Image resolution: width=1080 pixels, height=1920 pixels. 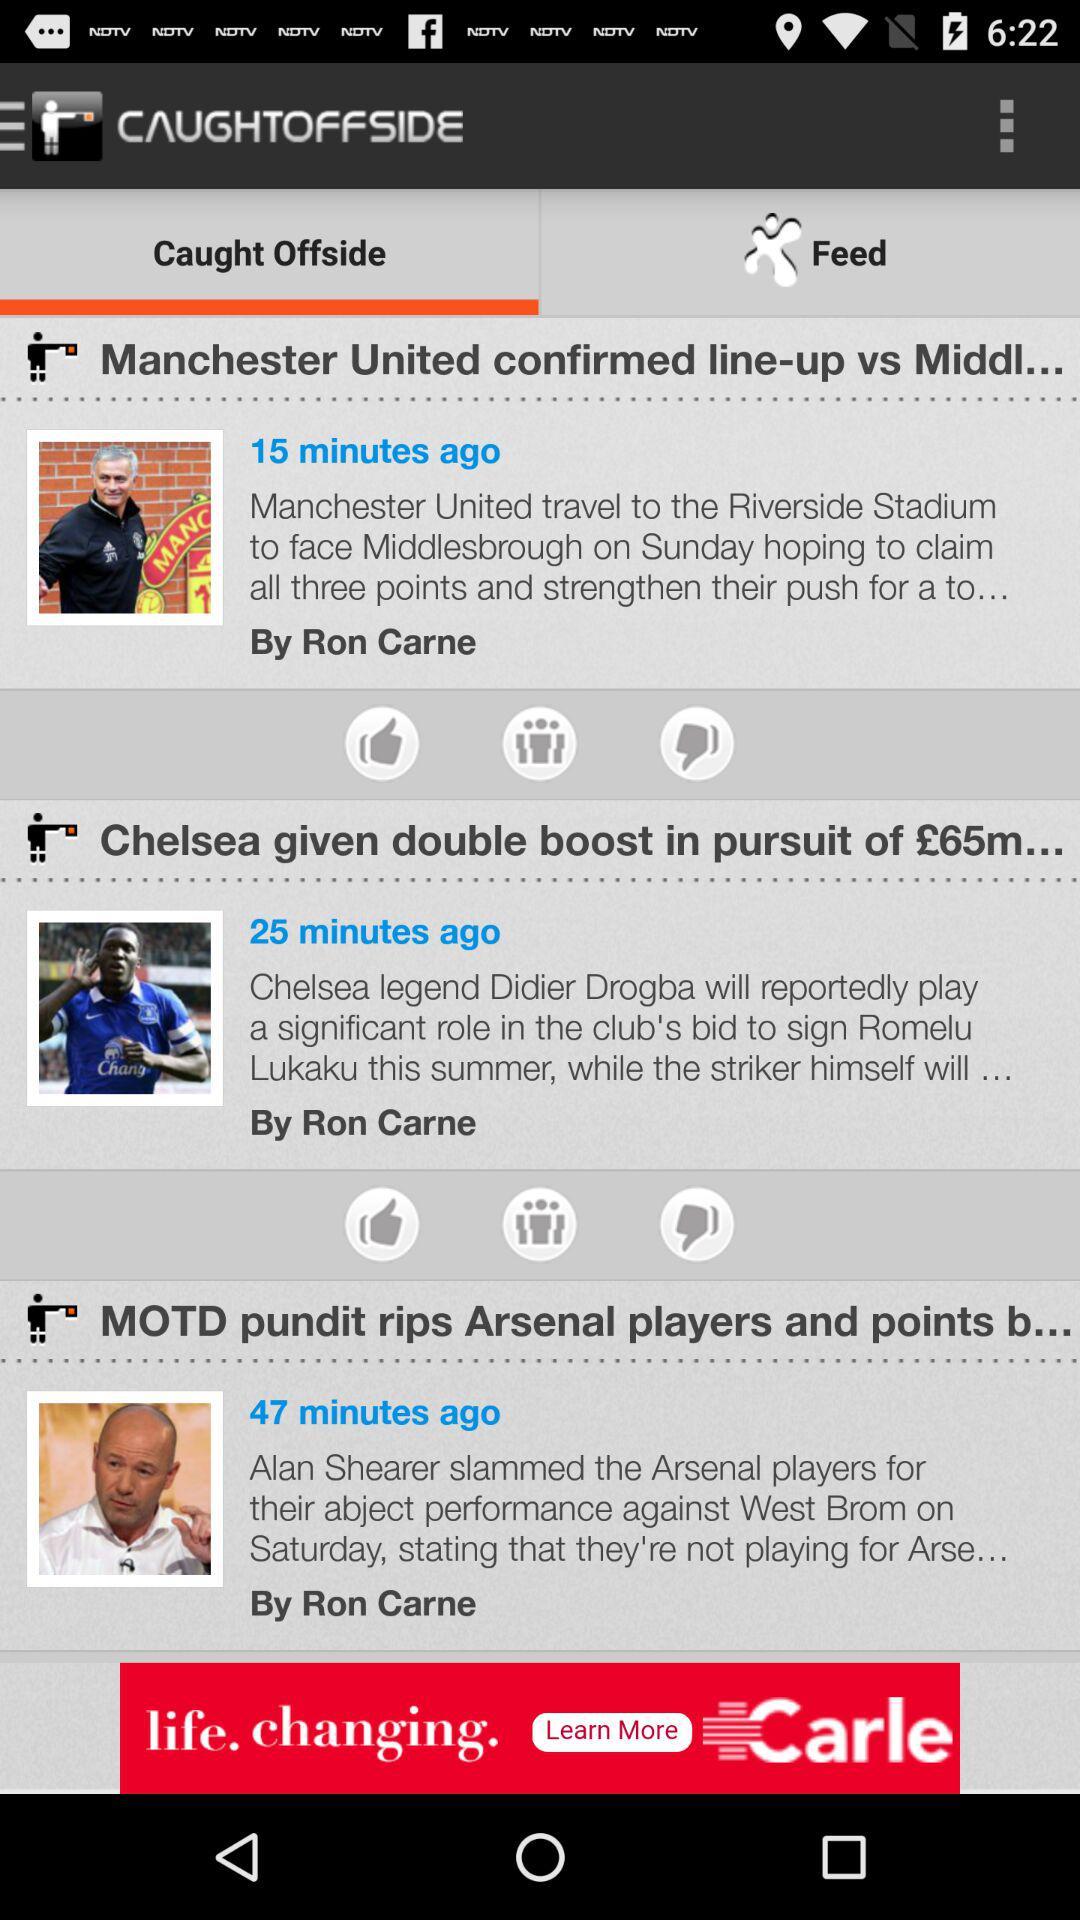 I want to click on share story, so click(x=538, y=742).